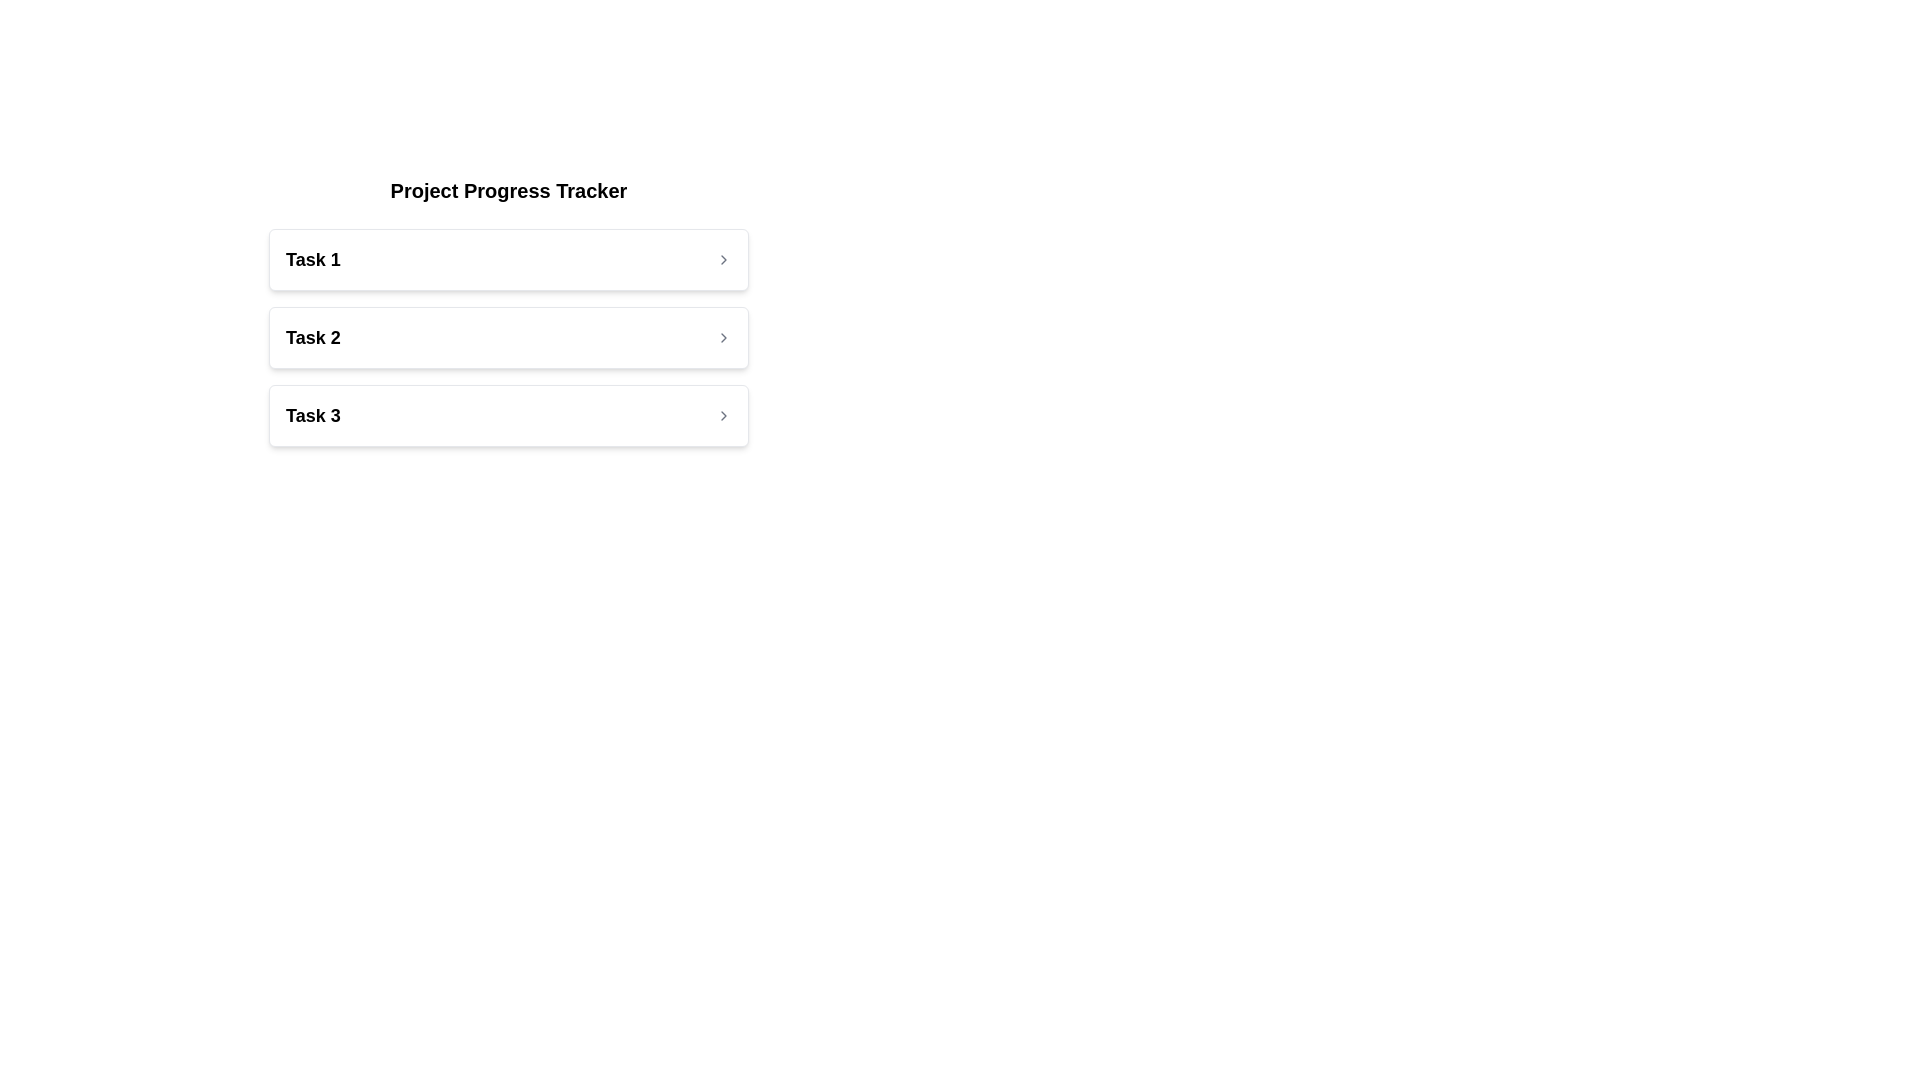 The image size is (1920, 1080). Describe the element at coordinates (312, 415) in the screenshot. I see `text displayed in the Label/Title that shows 'Task 3', which is styled in bold and medium-large size, located in the third row of the task list` at that location.